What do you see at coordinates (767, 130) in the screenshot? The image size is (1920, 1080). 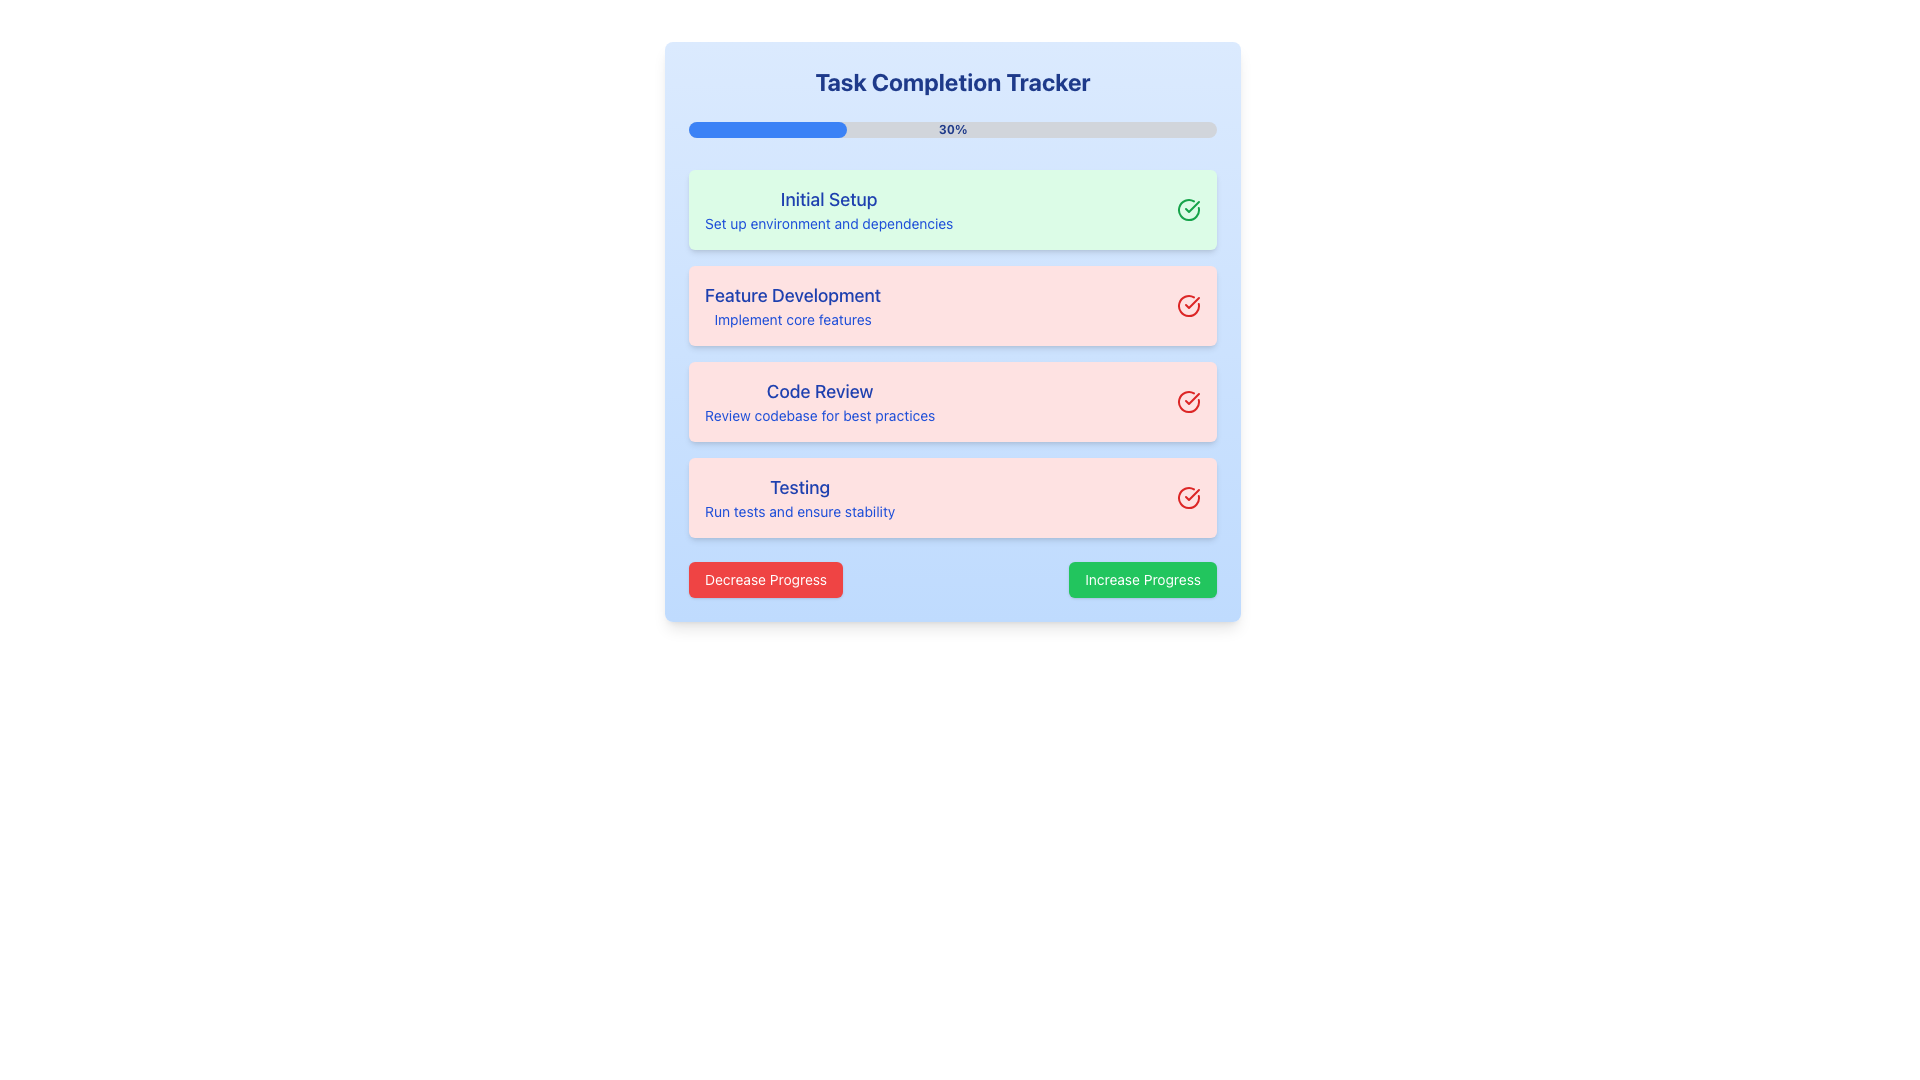 I see `the Progress Bar located beneath the 'Task Completion Tracker' heading, which visually represents the current progress of tasks being tracked` at bounding box center [767, 130].